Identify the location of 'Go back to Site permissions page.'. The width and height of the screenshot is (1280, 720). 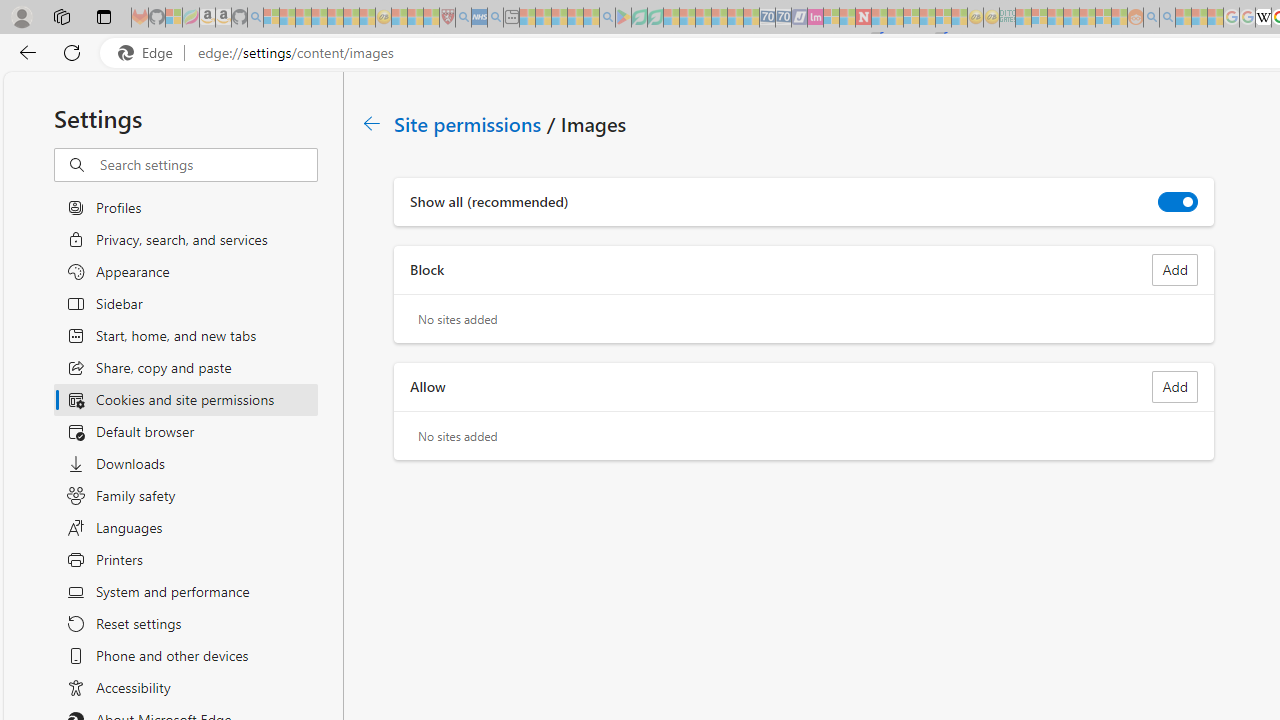
(372, 123).